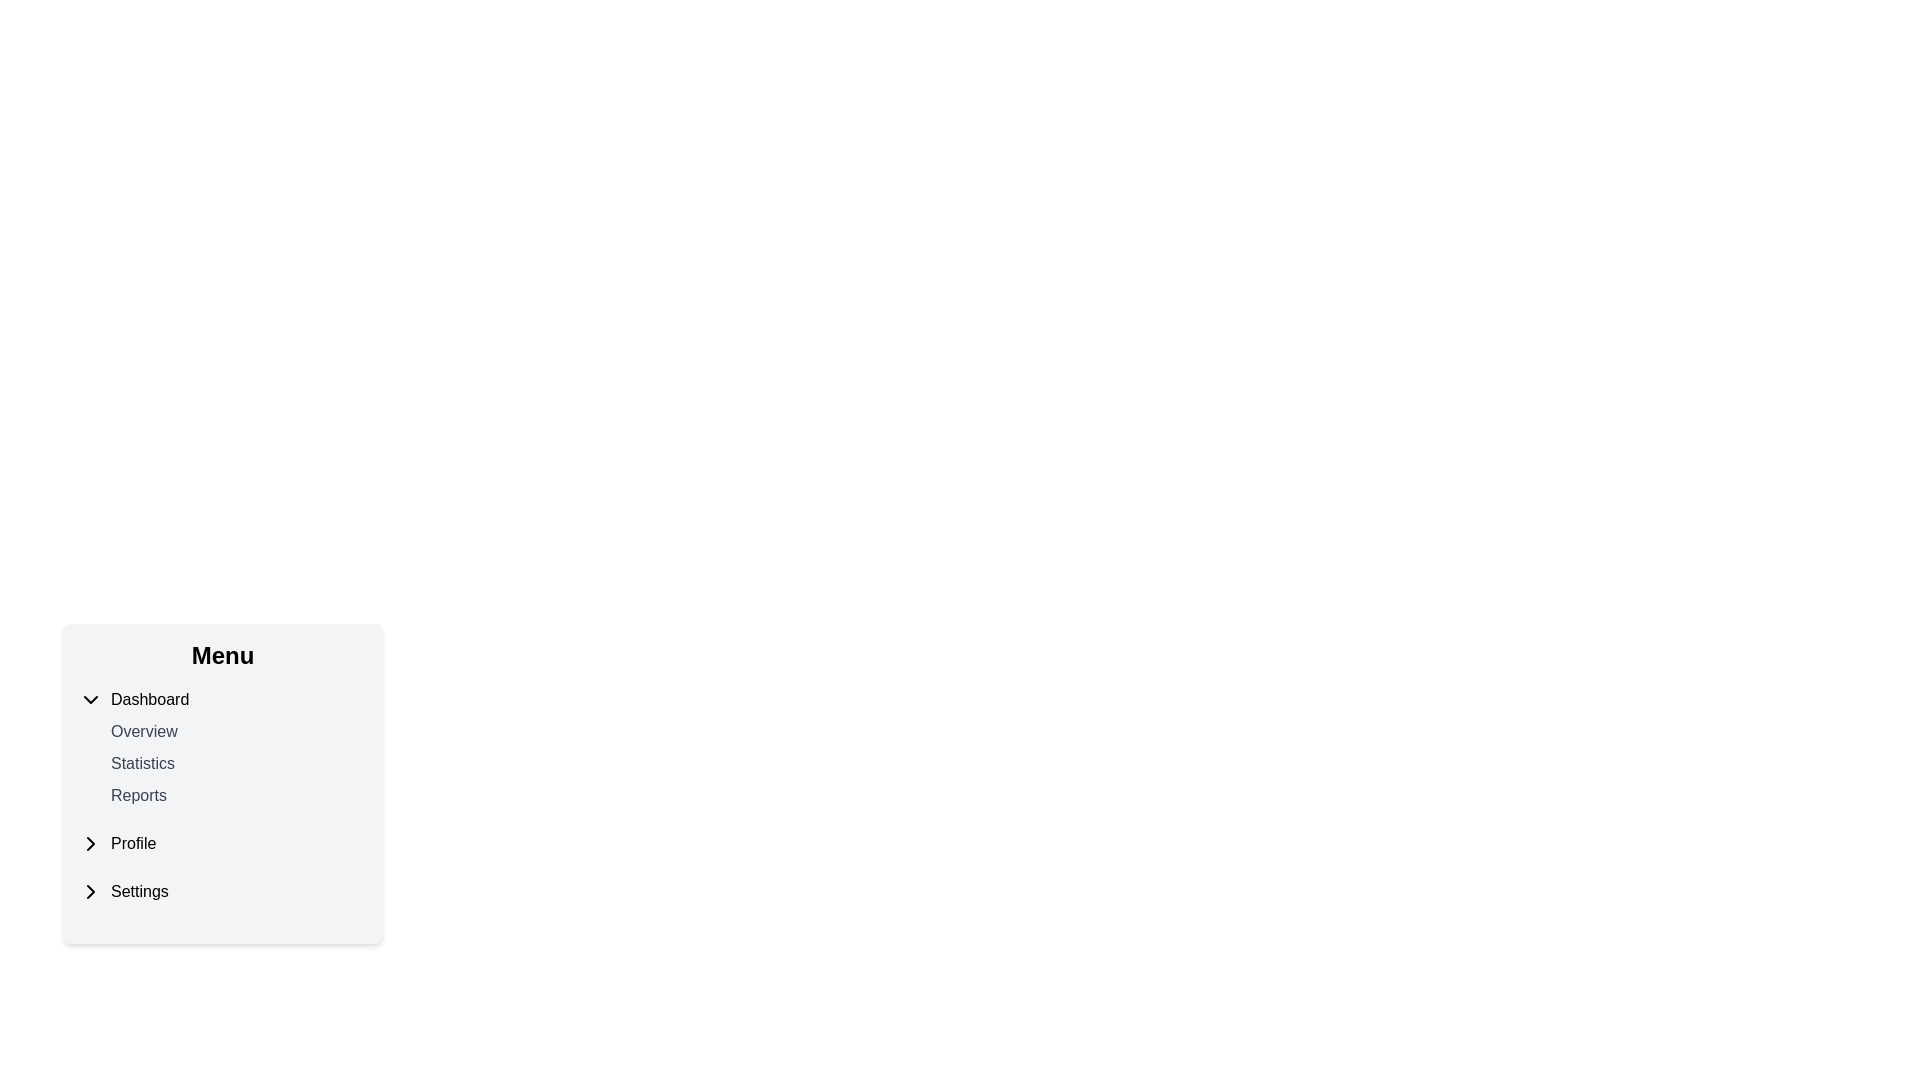  Describe the element at coordinates (138, 890) in the screenshot. I see `the 'Settings' text label located at the bottom of the vertical menu list` at that location.